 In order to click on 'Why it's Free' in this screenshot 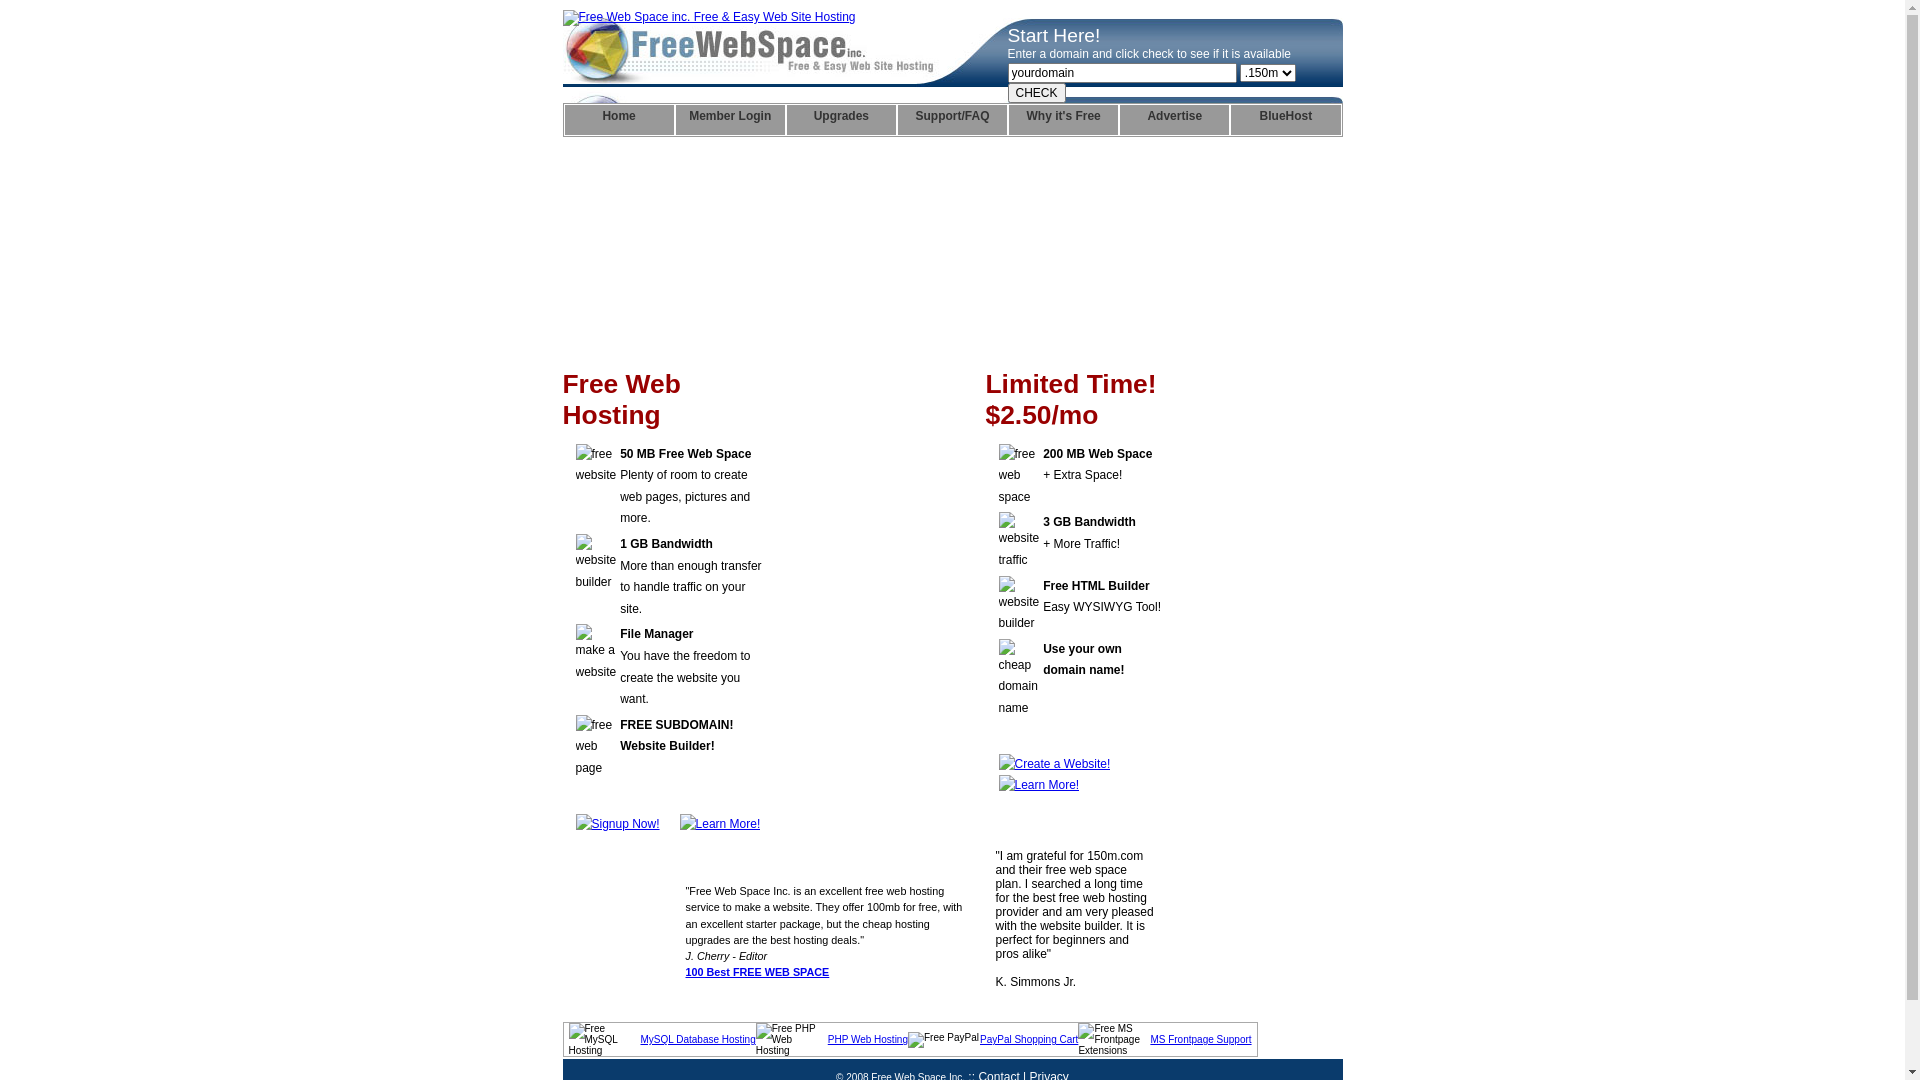, I will do `click(1062, 119)`.